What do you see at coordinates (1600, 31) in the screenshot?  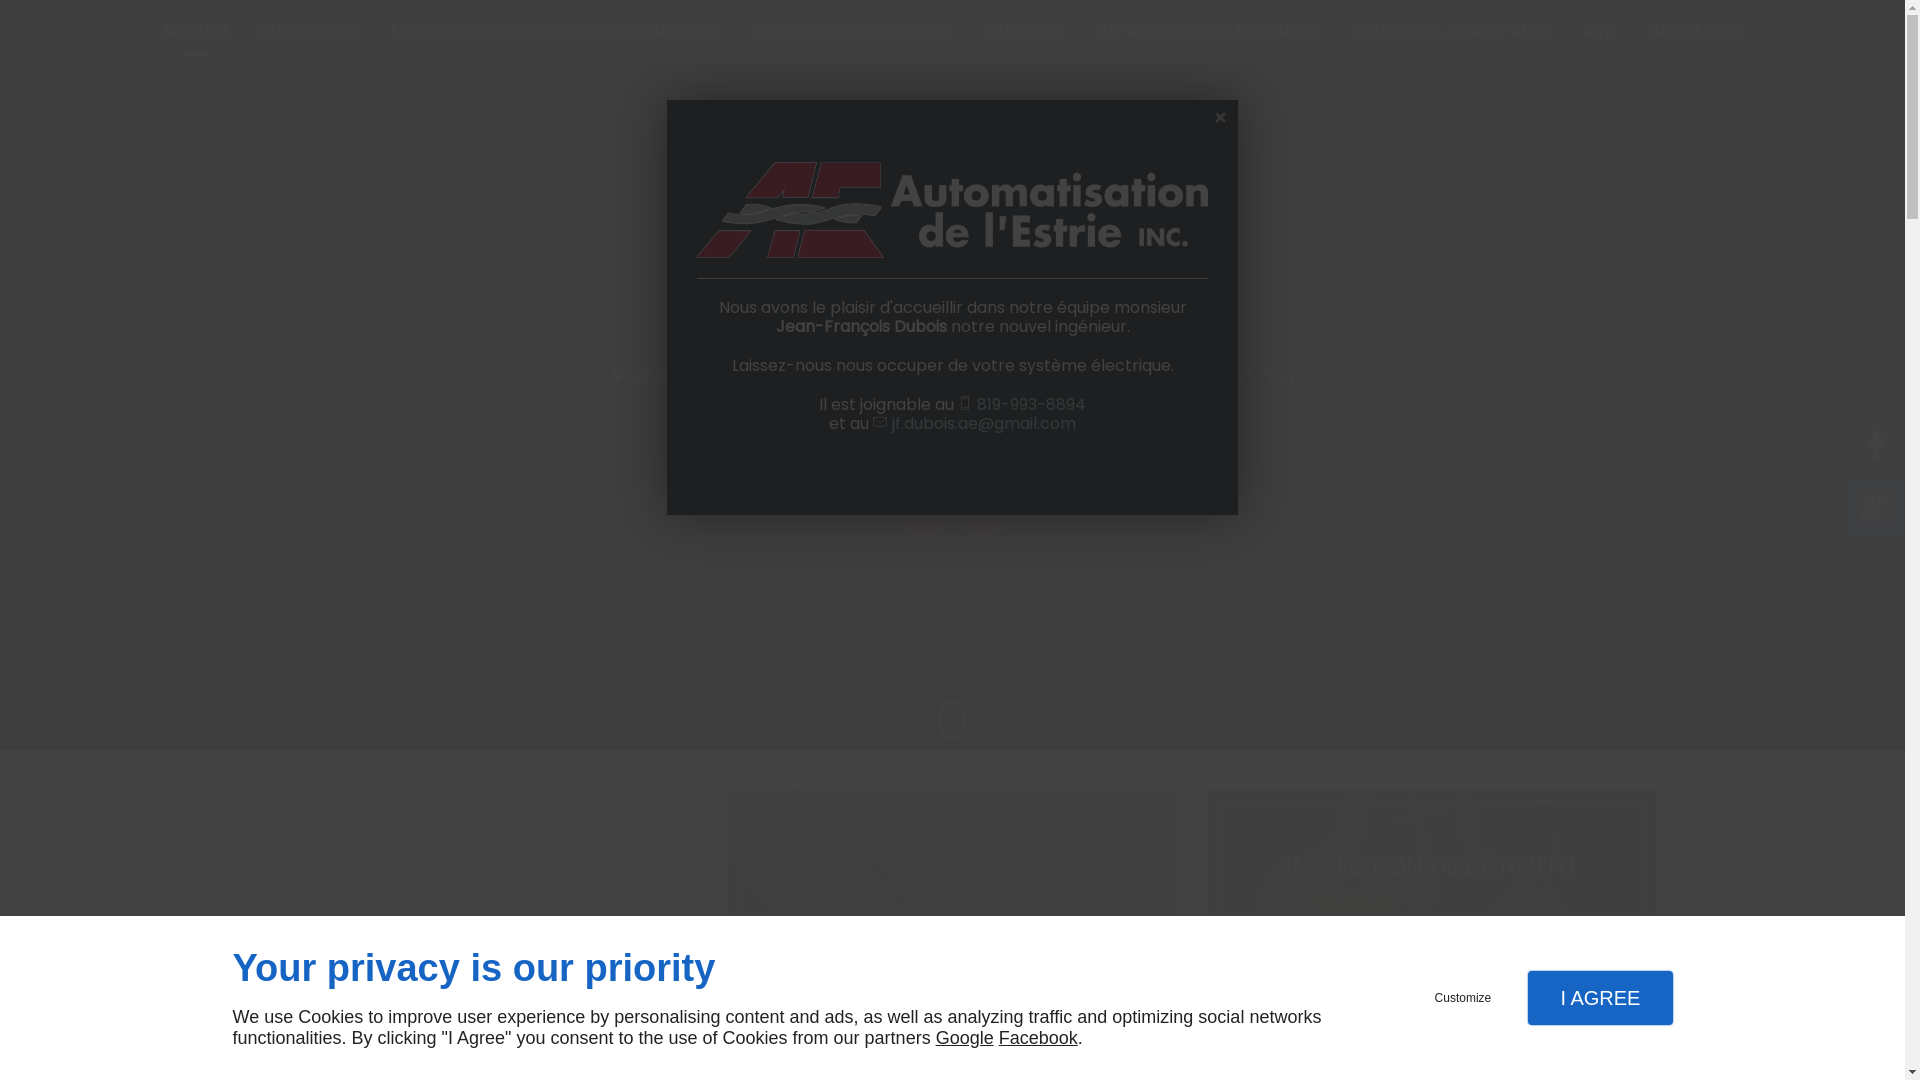 I see `'AVIS'` at bounding box center [1600, 31].